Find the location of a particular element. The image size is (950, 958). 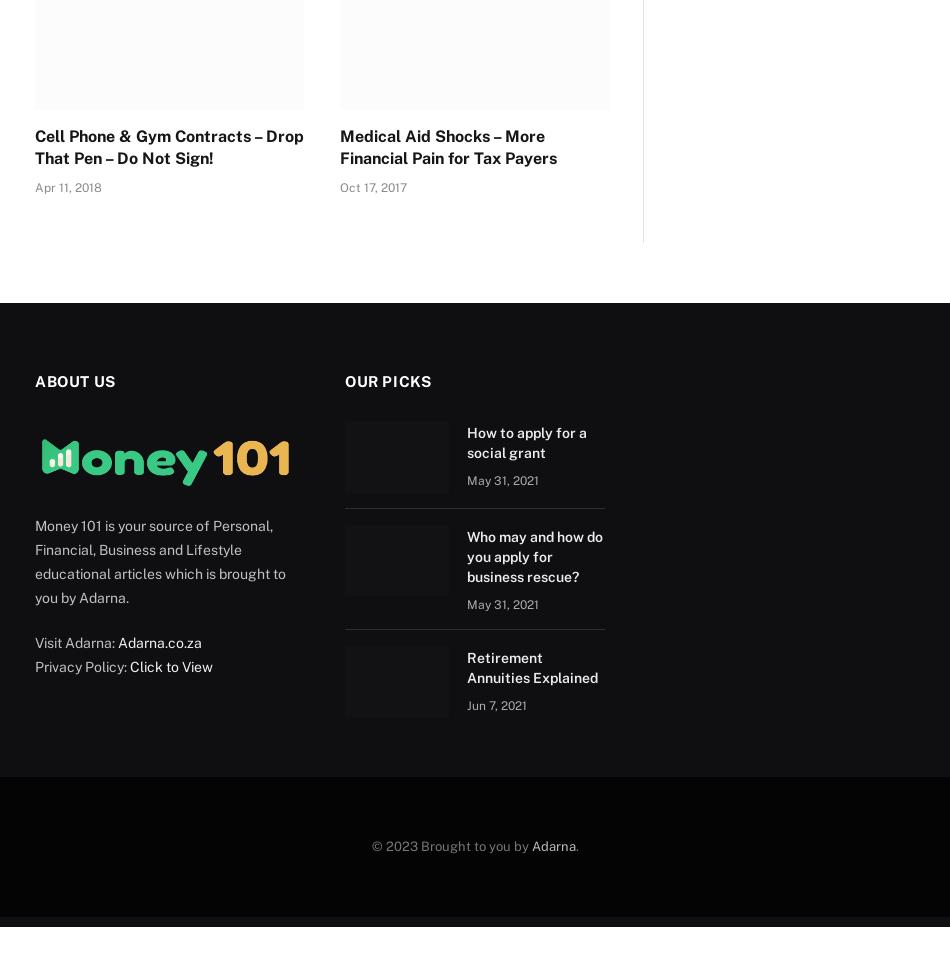

'Money 101 is your source of Personal, Financial, Business and Lifestyle educational articles which is brought to you by Adarna.' is located at coordinates (160, 561).